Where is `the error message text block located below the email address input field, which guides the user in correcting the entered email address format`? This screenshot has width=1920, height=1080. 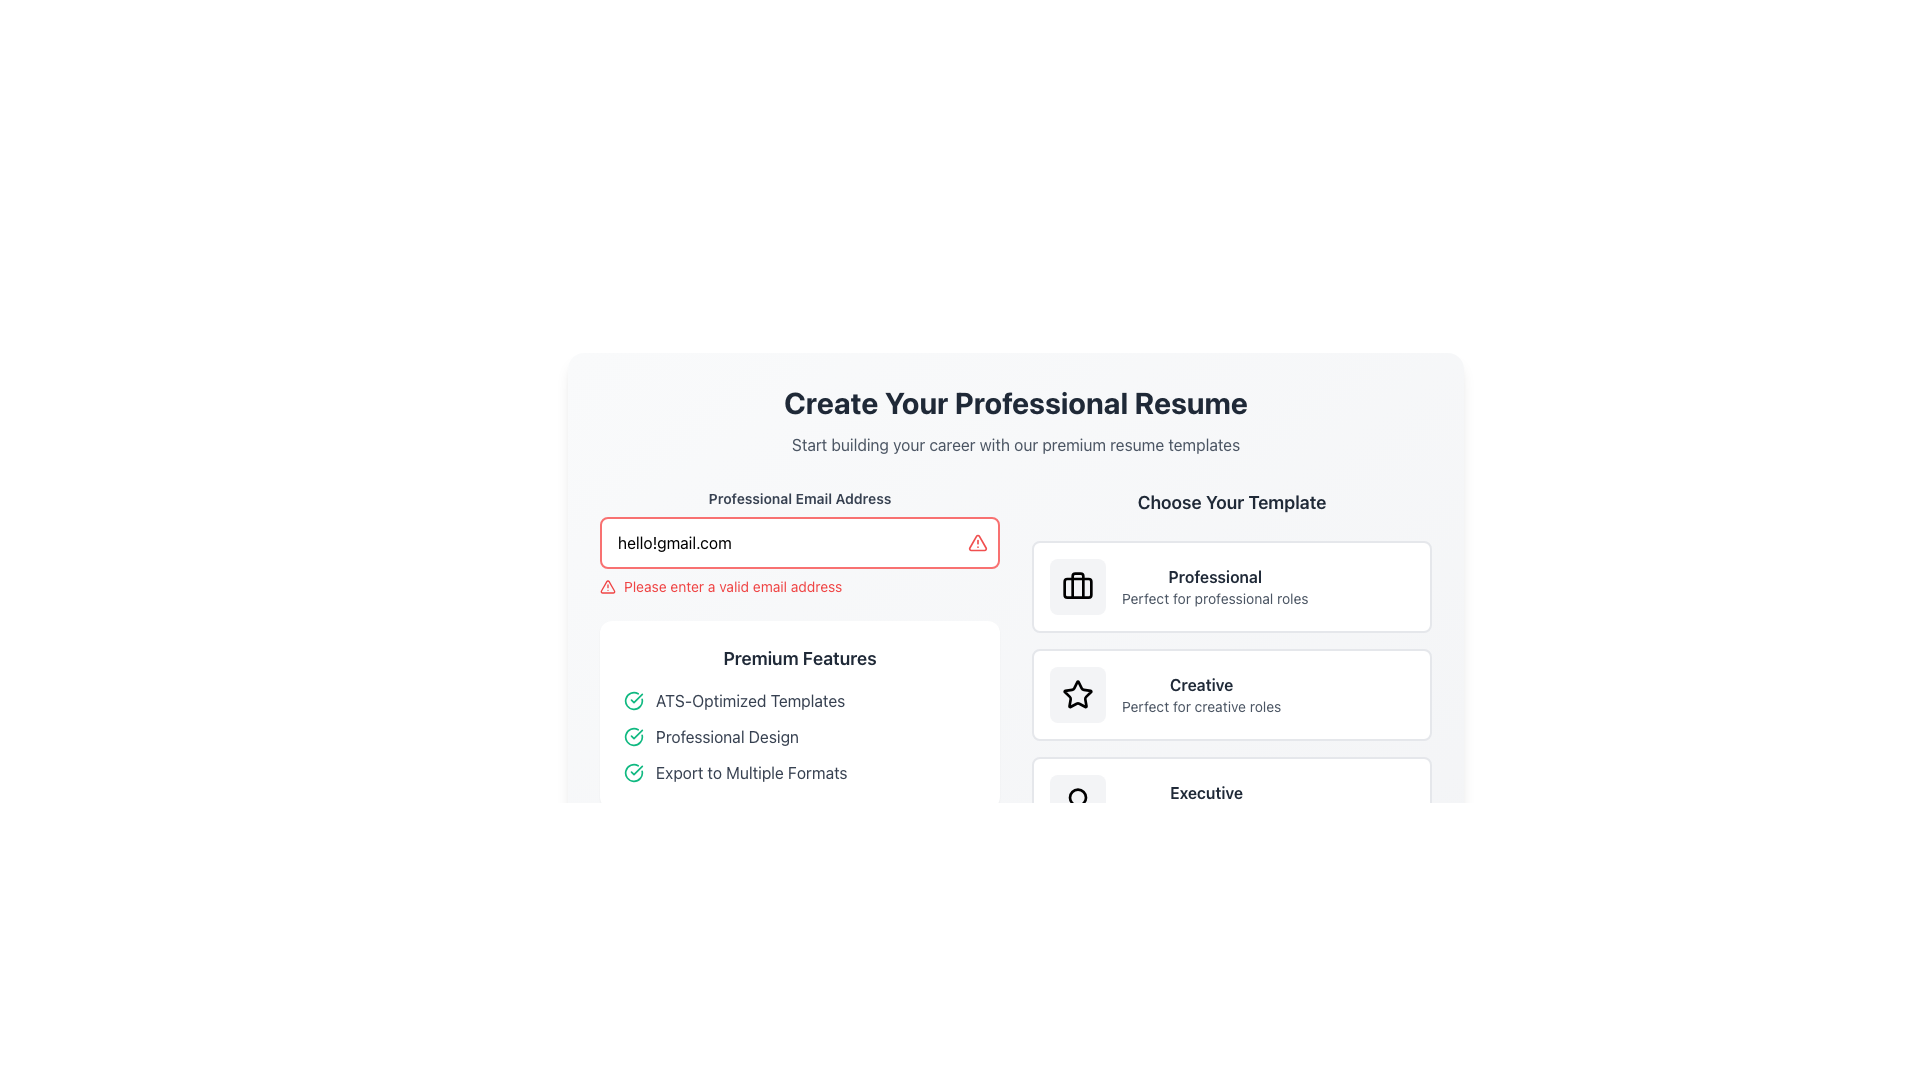
the error message text block located below the email address input field, which guides the user in correcting the entered email address format is located at coordinates (800, 585).